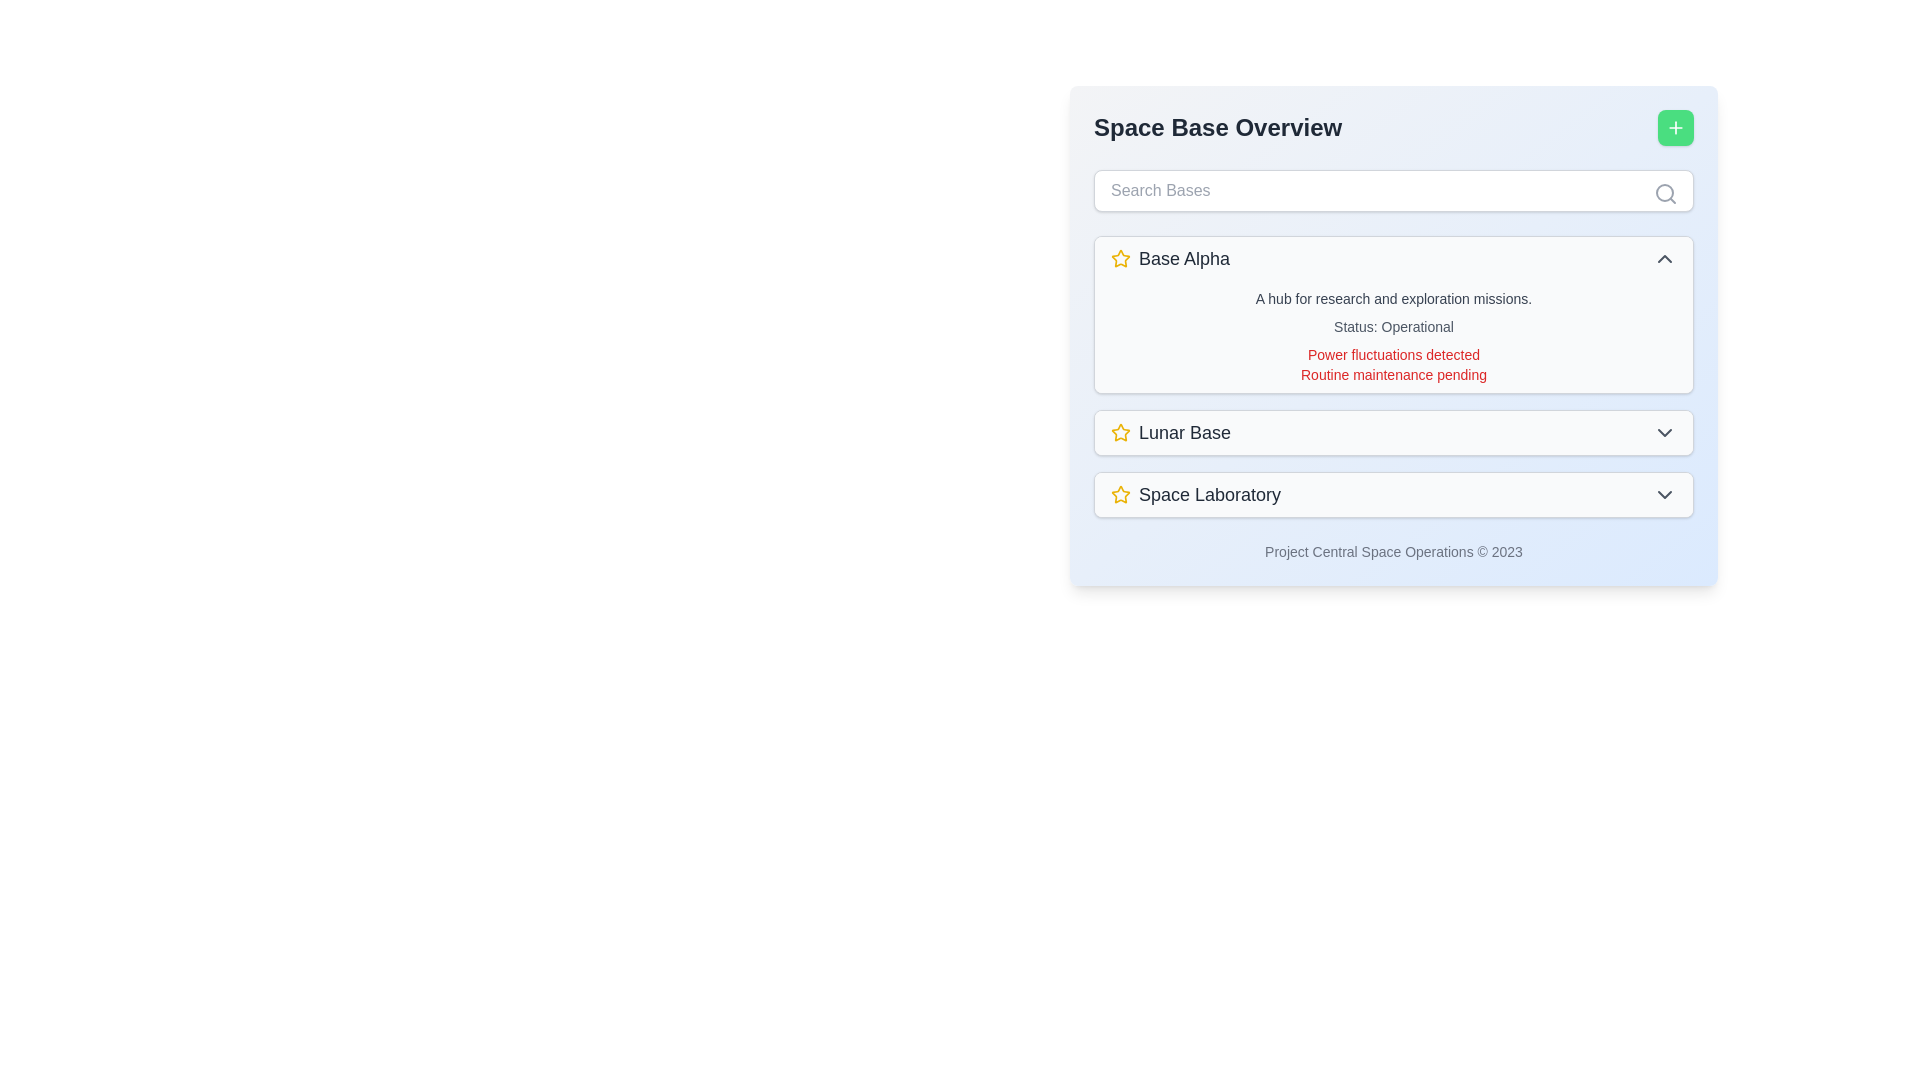 The width and height of the screenshot is (1920, 1080). What do you see at coordinates (1392, 353) in the screenshot?
I see `the static text label displaying 'Power fluctuations detected.' which is located beneath the 'Status: Operational' label and above 'Routine maintenance pending.'` at bounding box center [1392, 353].